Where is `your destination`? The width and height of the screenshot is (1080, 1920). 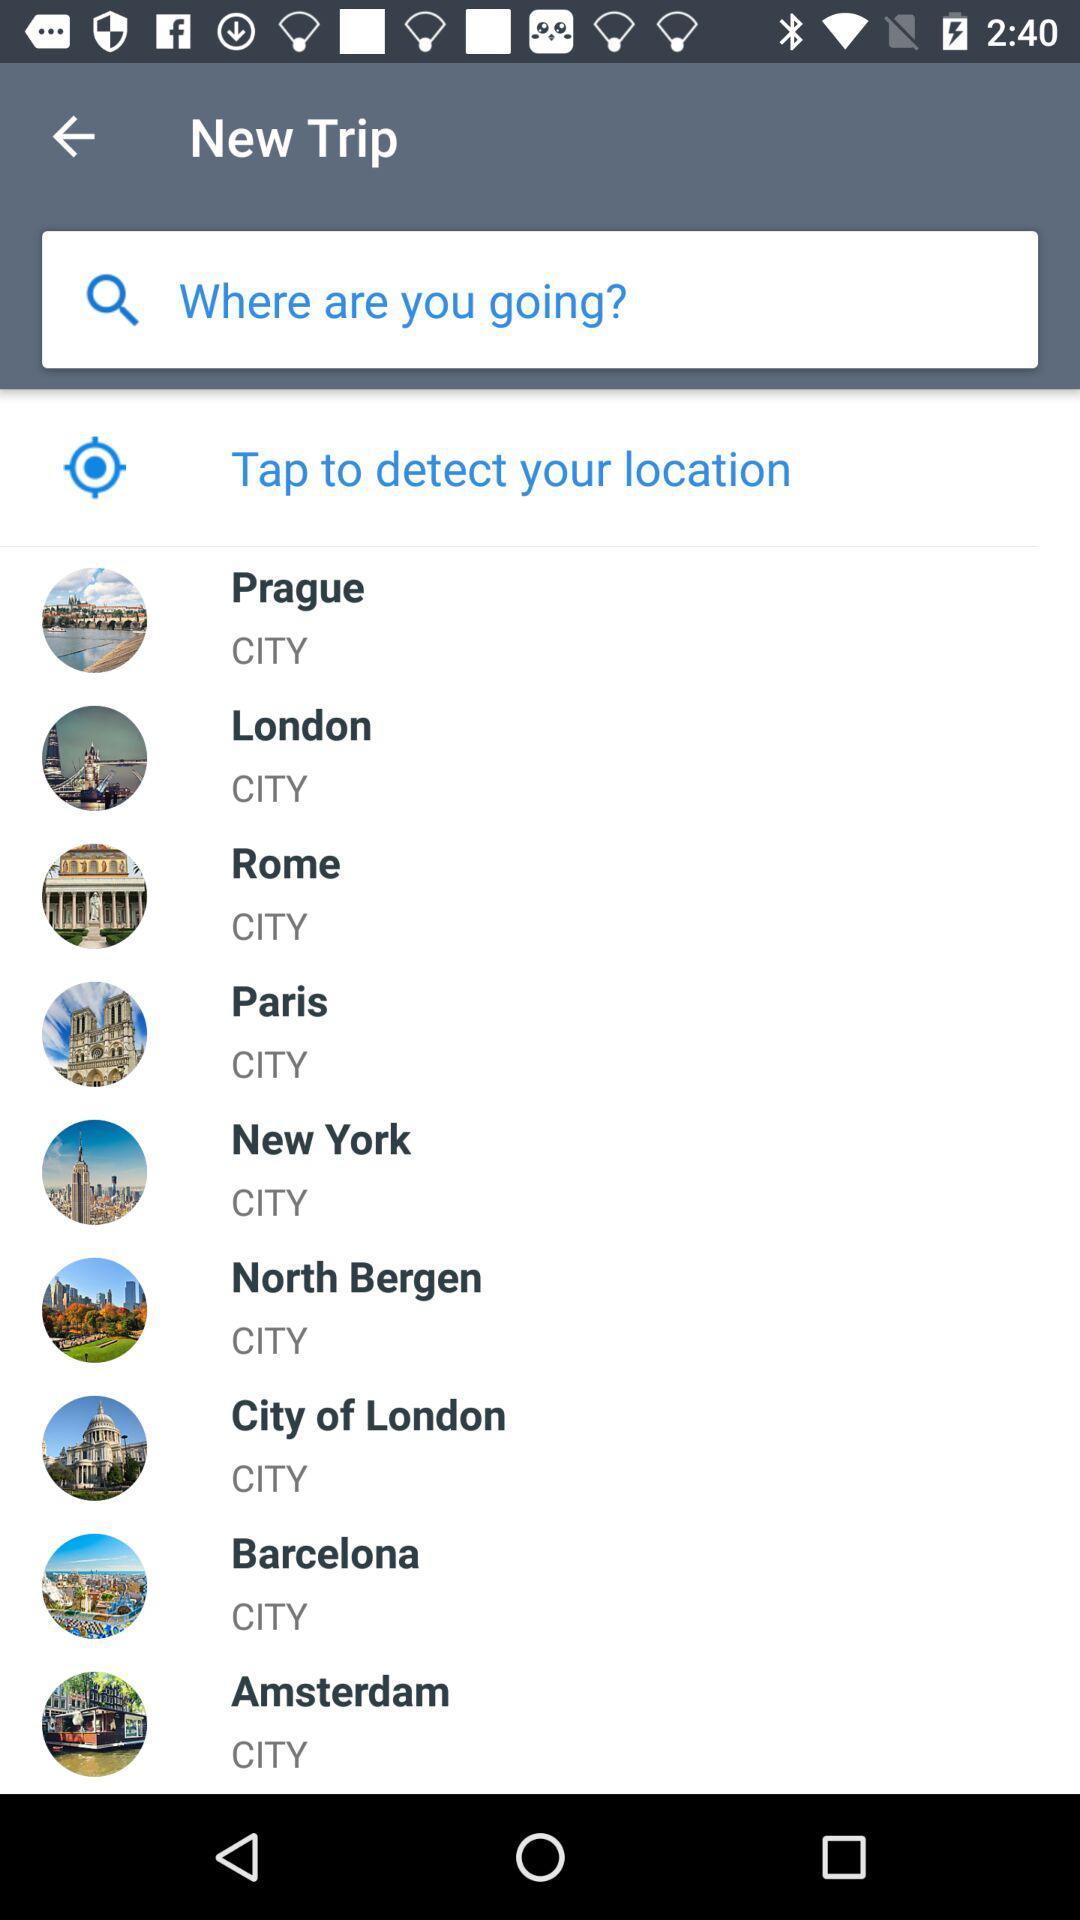
your destination is located at coordinates (403, 298).